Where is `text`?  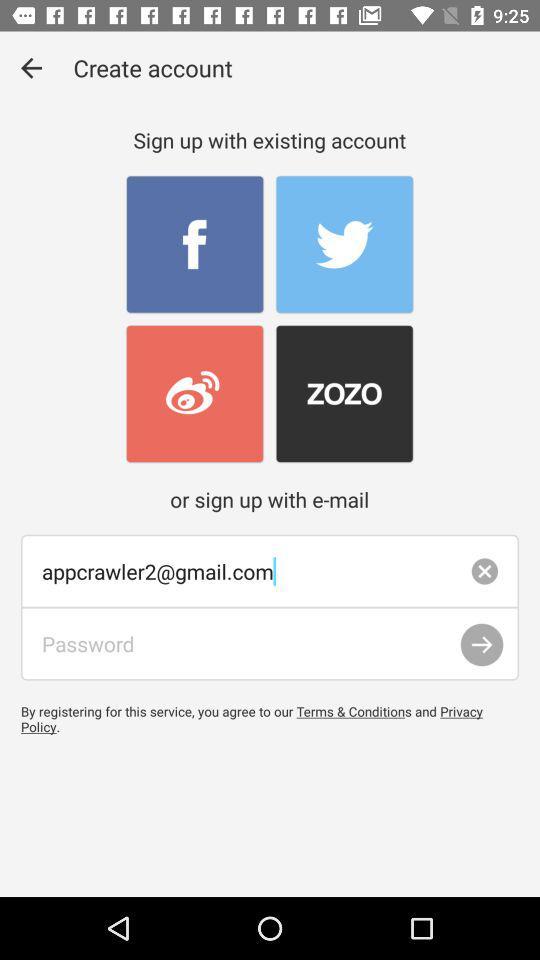 text is located at coordinates (270, 642).